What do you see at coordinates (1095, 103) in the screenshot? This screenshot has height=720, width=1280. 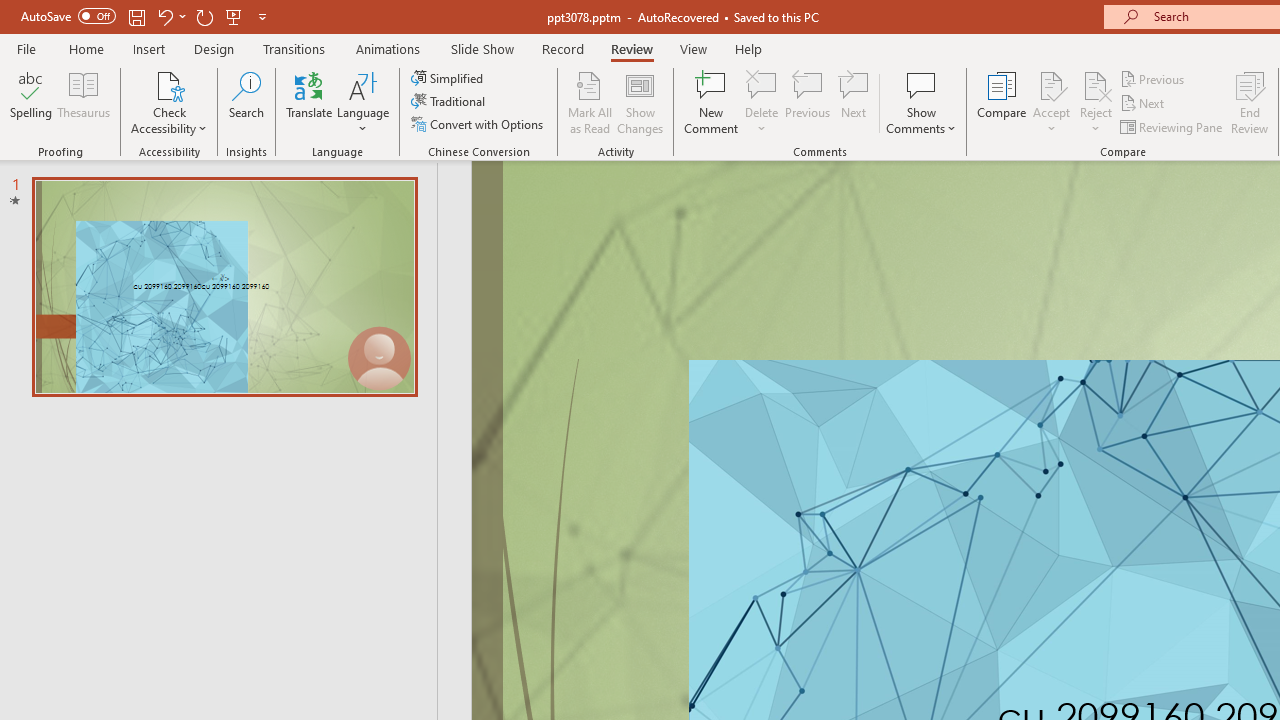 I see `'Reject'` at bounding box center [1095, 103].